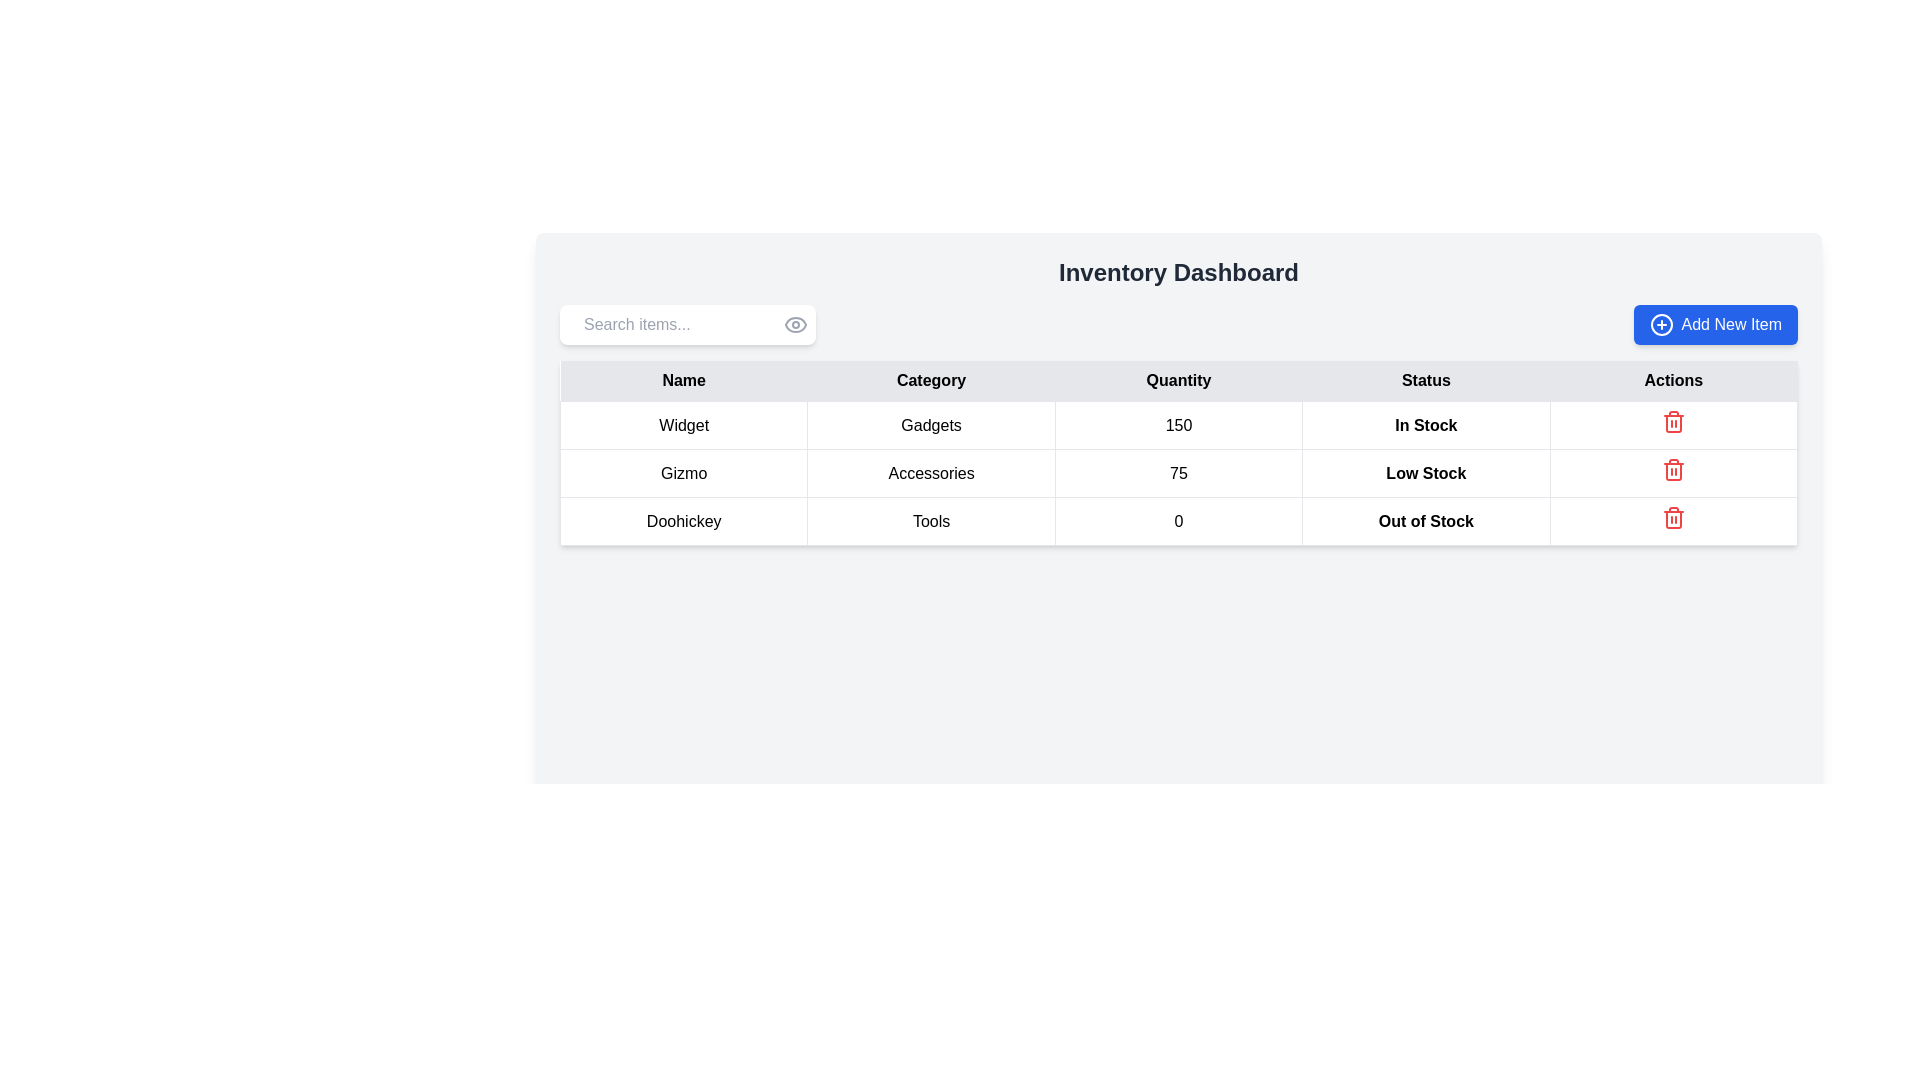  What do you see at coordinates (930, 520) in the screenshot?
I see `the text cell labeled 'Tools' located in the 'Category' column of the third row corresponding to the item 'Doohickey'` at bounding box center [930, 520].